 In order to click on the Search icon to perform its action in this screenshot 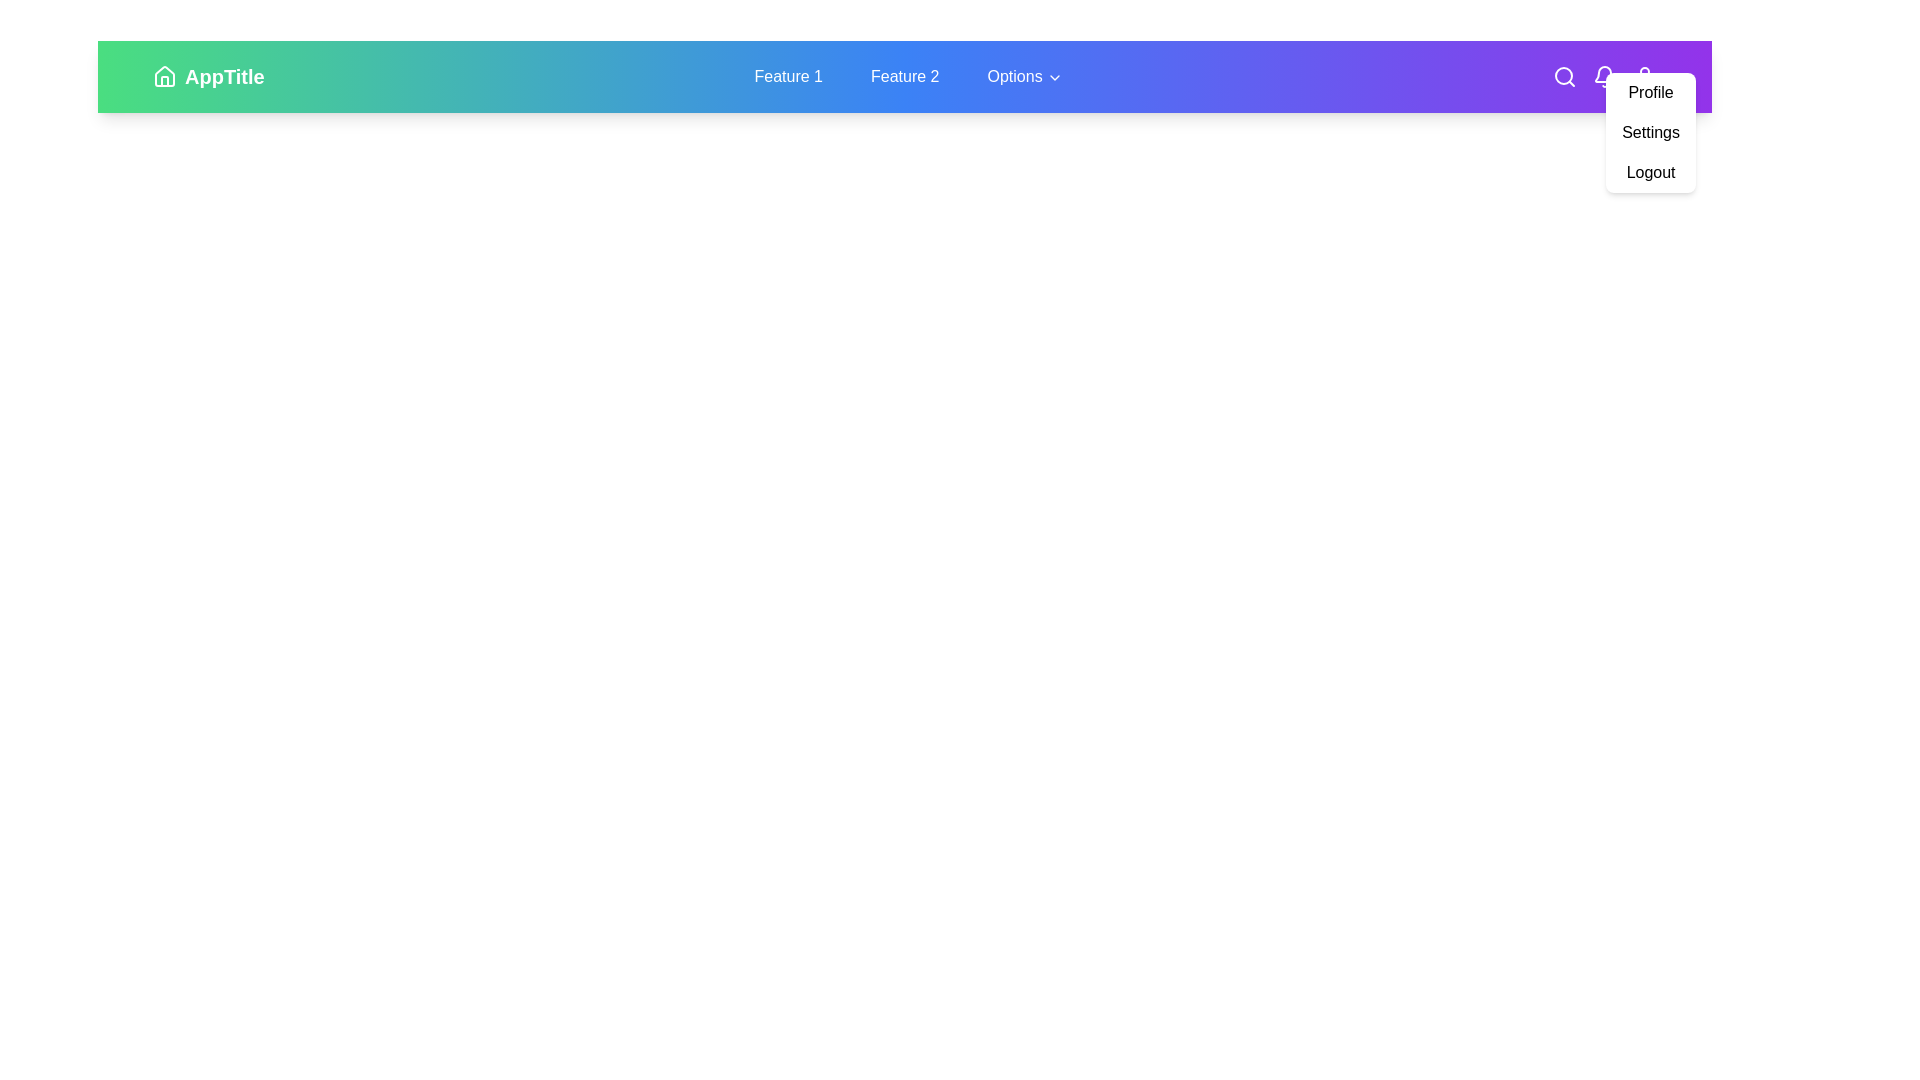, I will do `click(1563, 76)`.